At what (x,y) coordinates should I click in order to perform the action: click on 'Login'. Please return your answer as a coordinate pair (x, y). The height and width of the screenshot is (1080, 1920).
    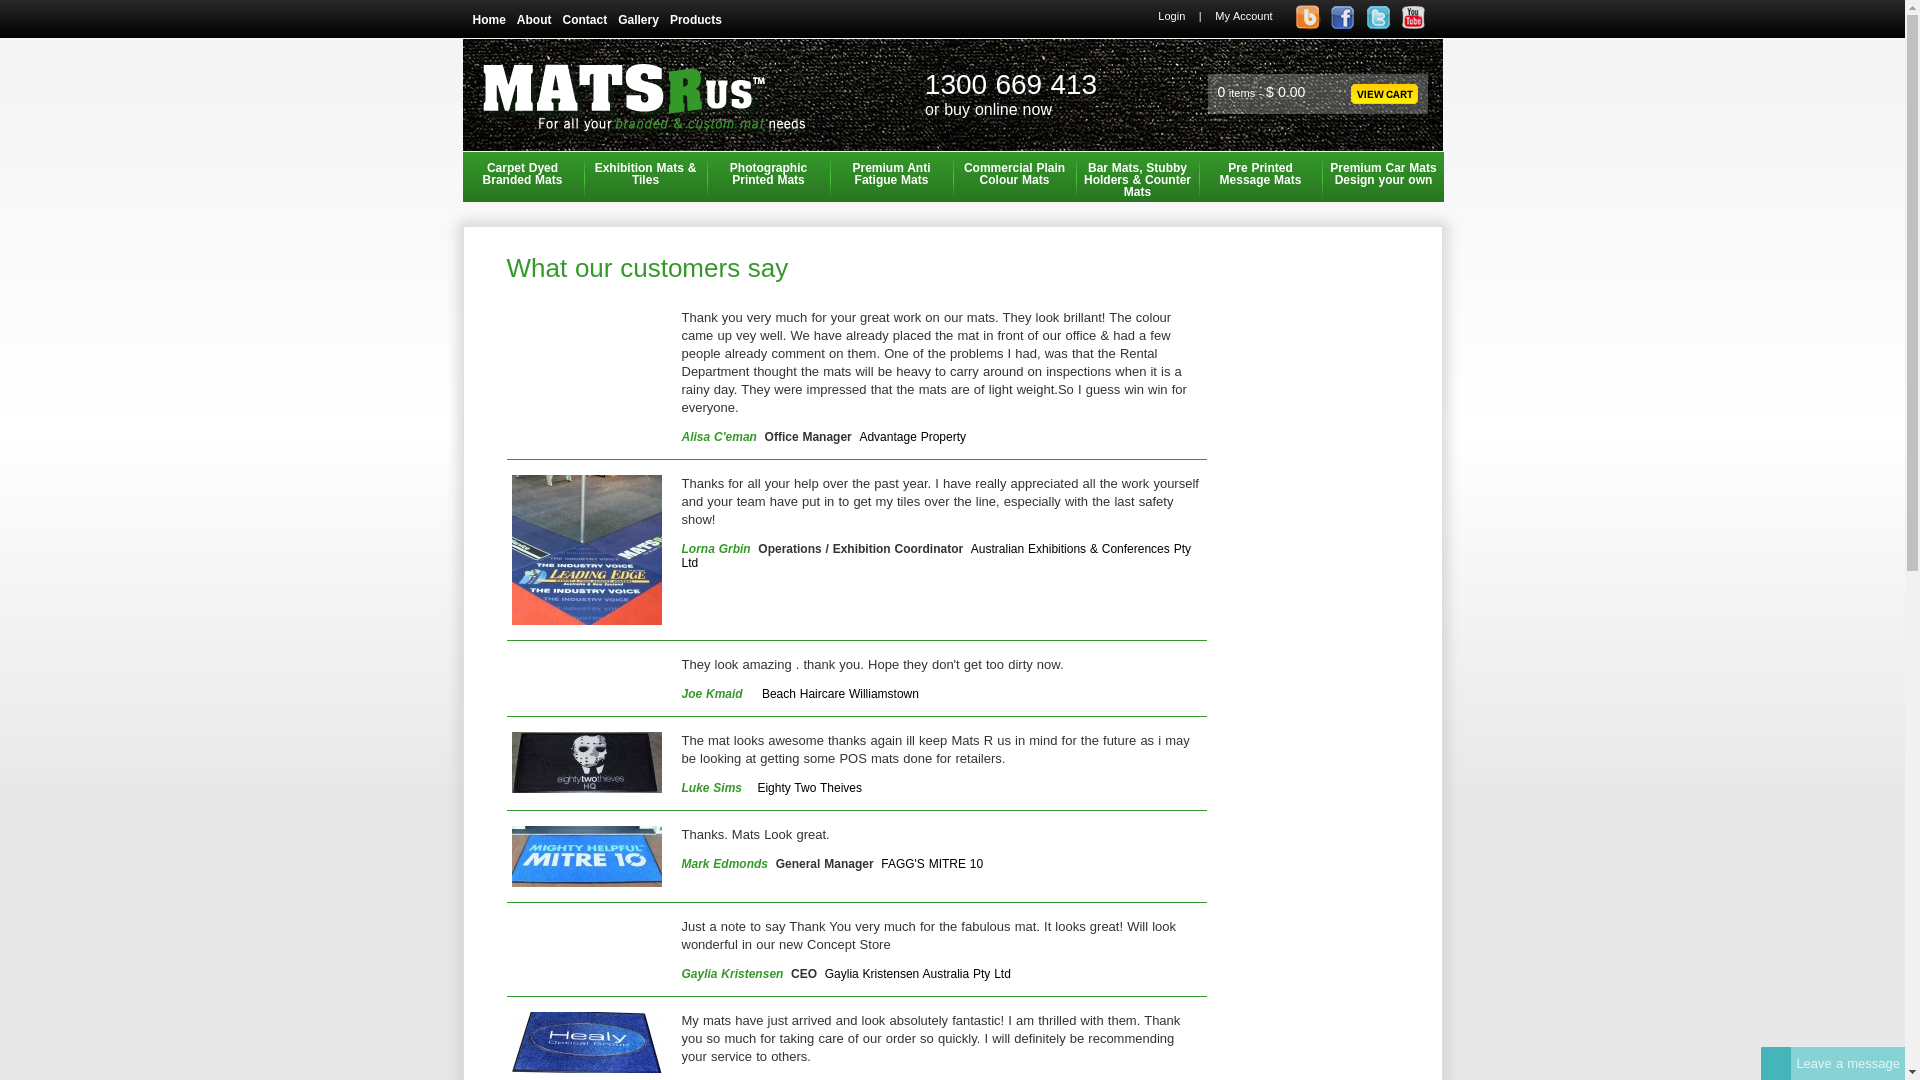
    Looking at the image, I should click on (1171, 15).